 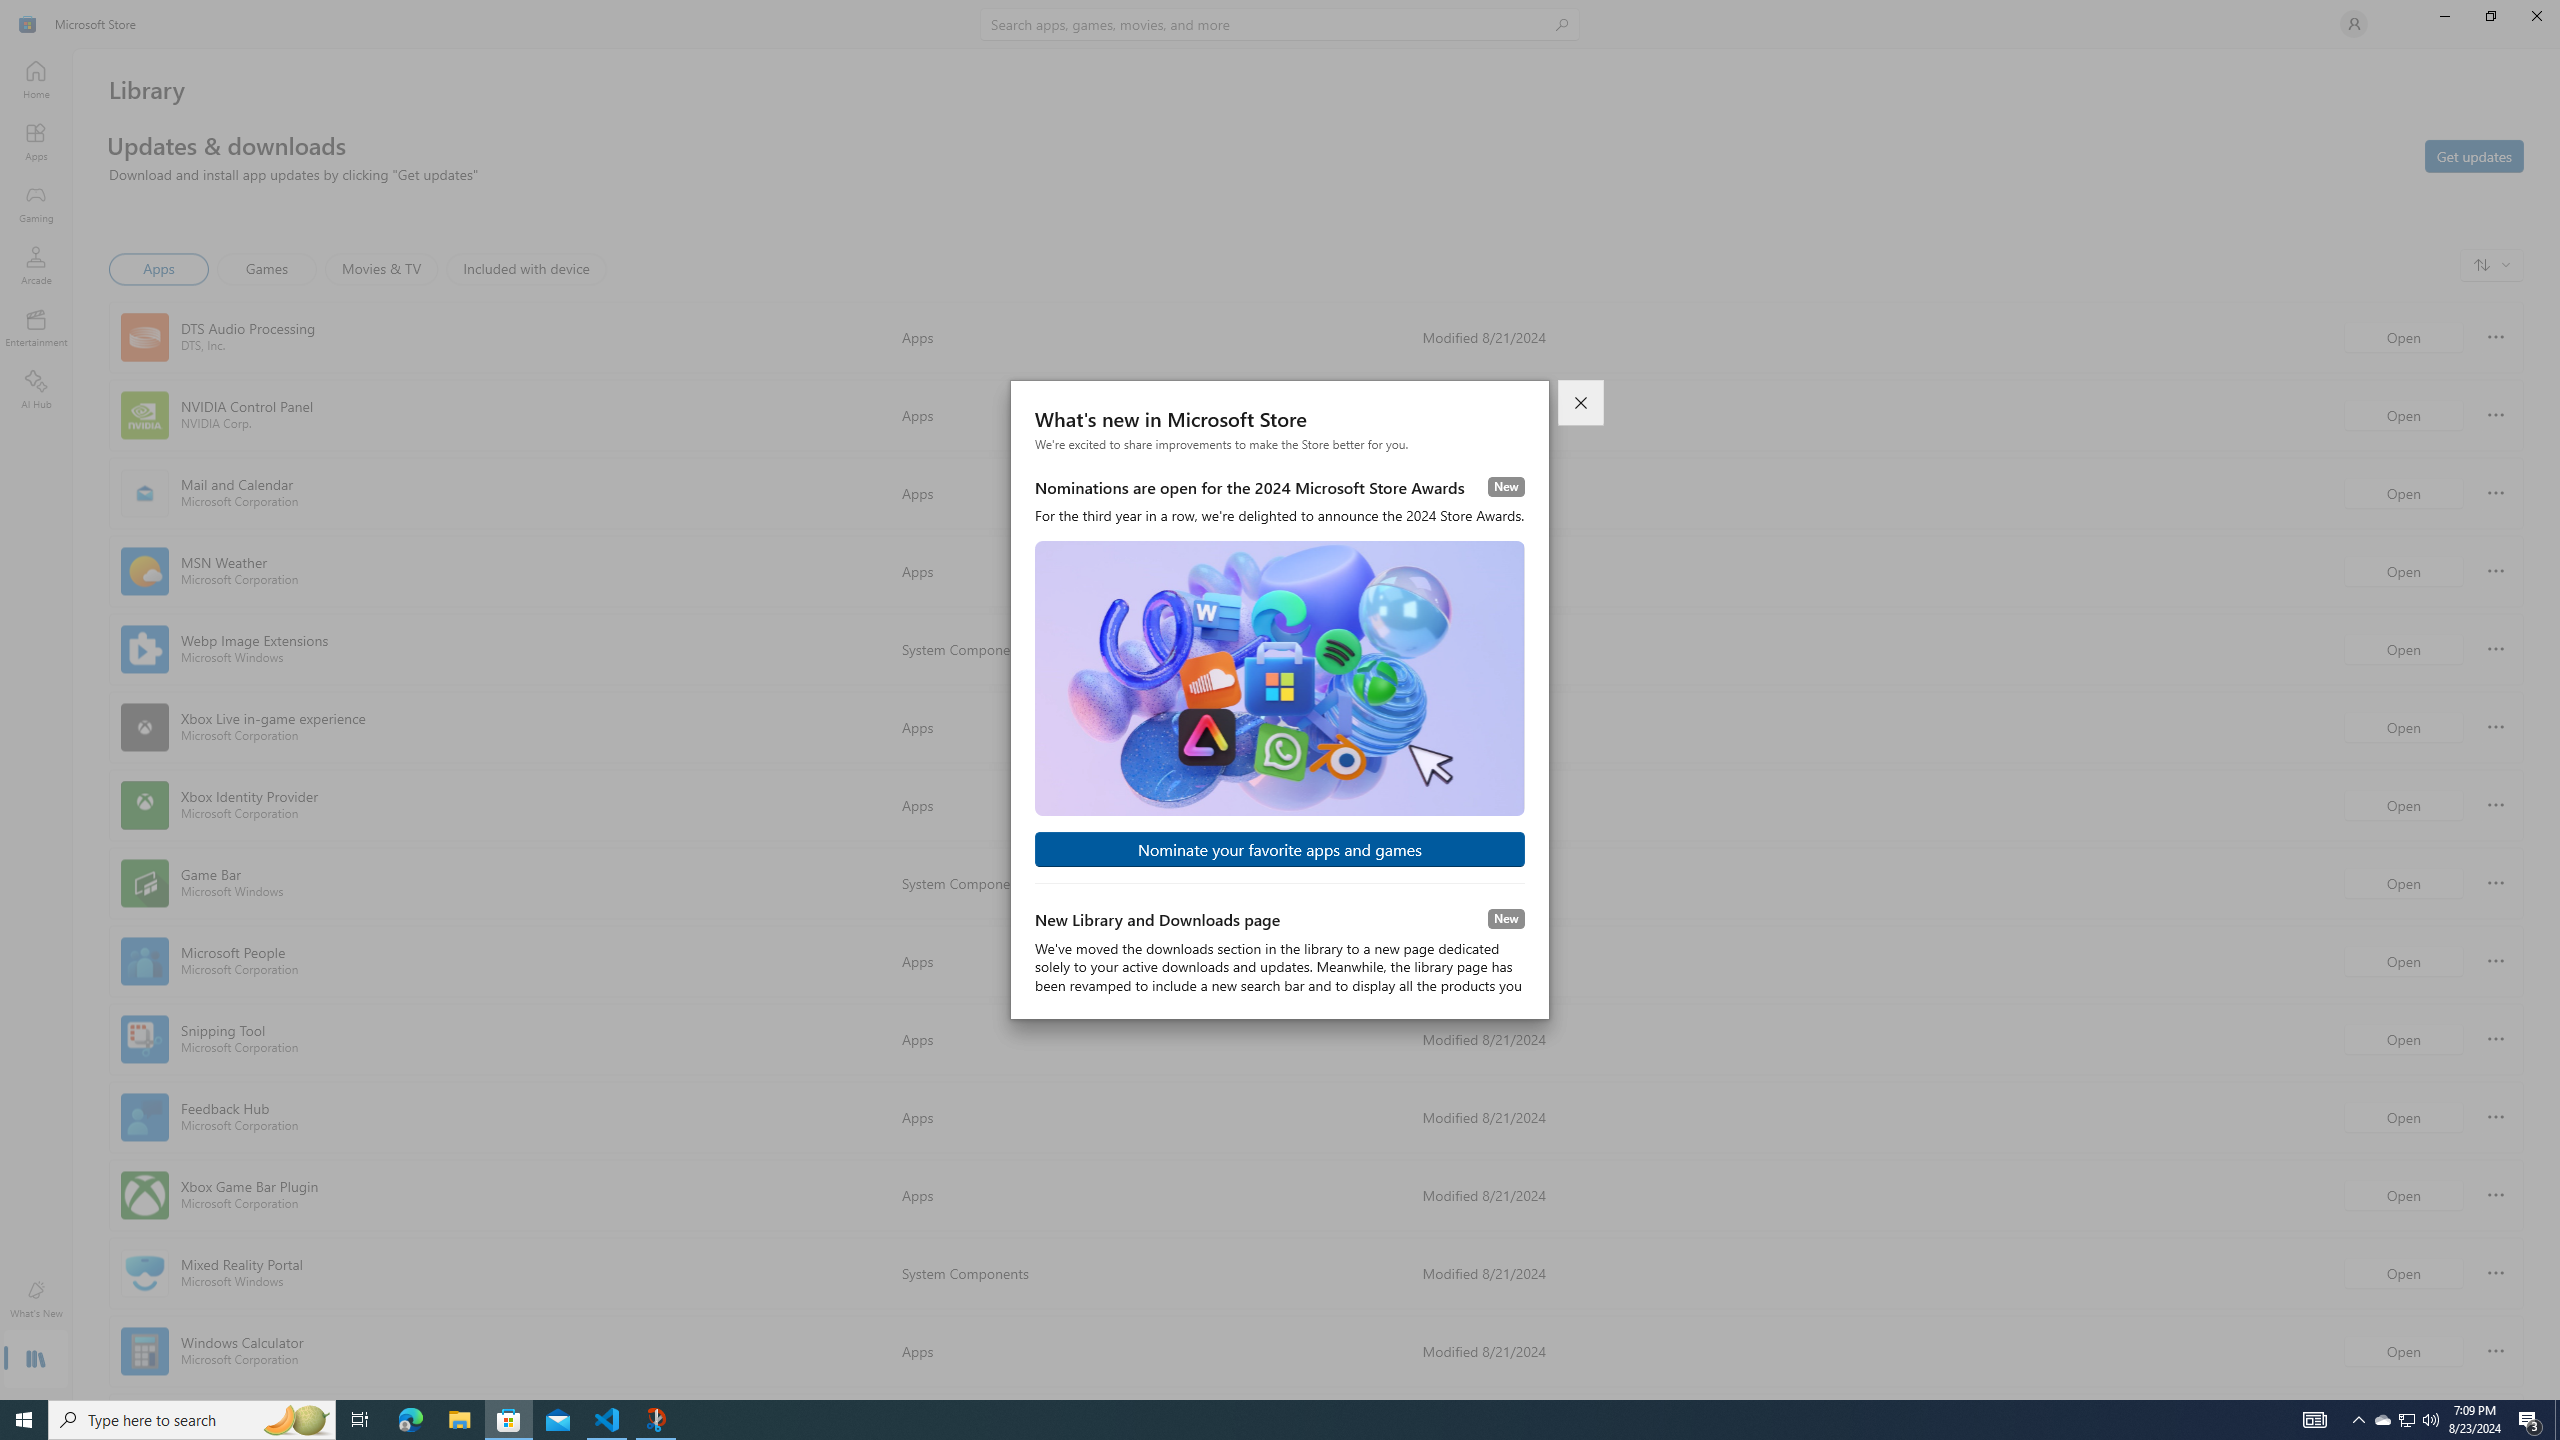 What do you see at coordinates (2490, 15) in the screenshot?
I see `'Restore Microsoft Store'` at bounding box center [2490, 15].